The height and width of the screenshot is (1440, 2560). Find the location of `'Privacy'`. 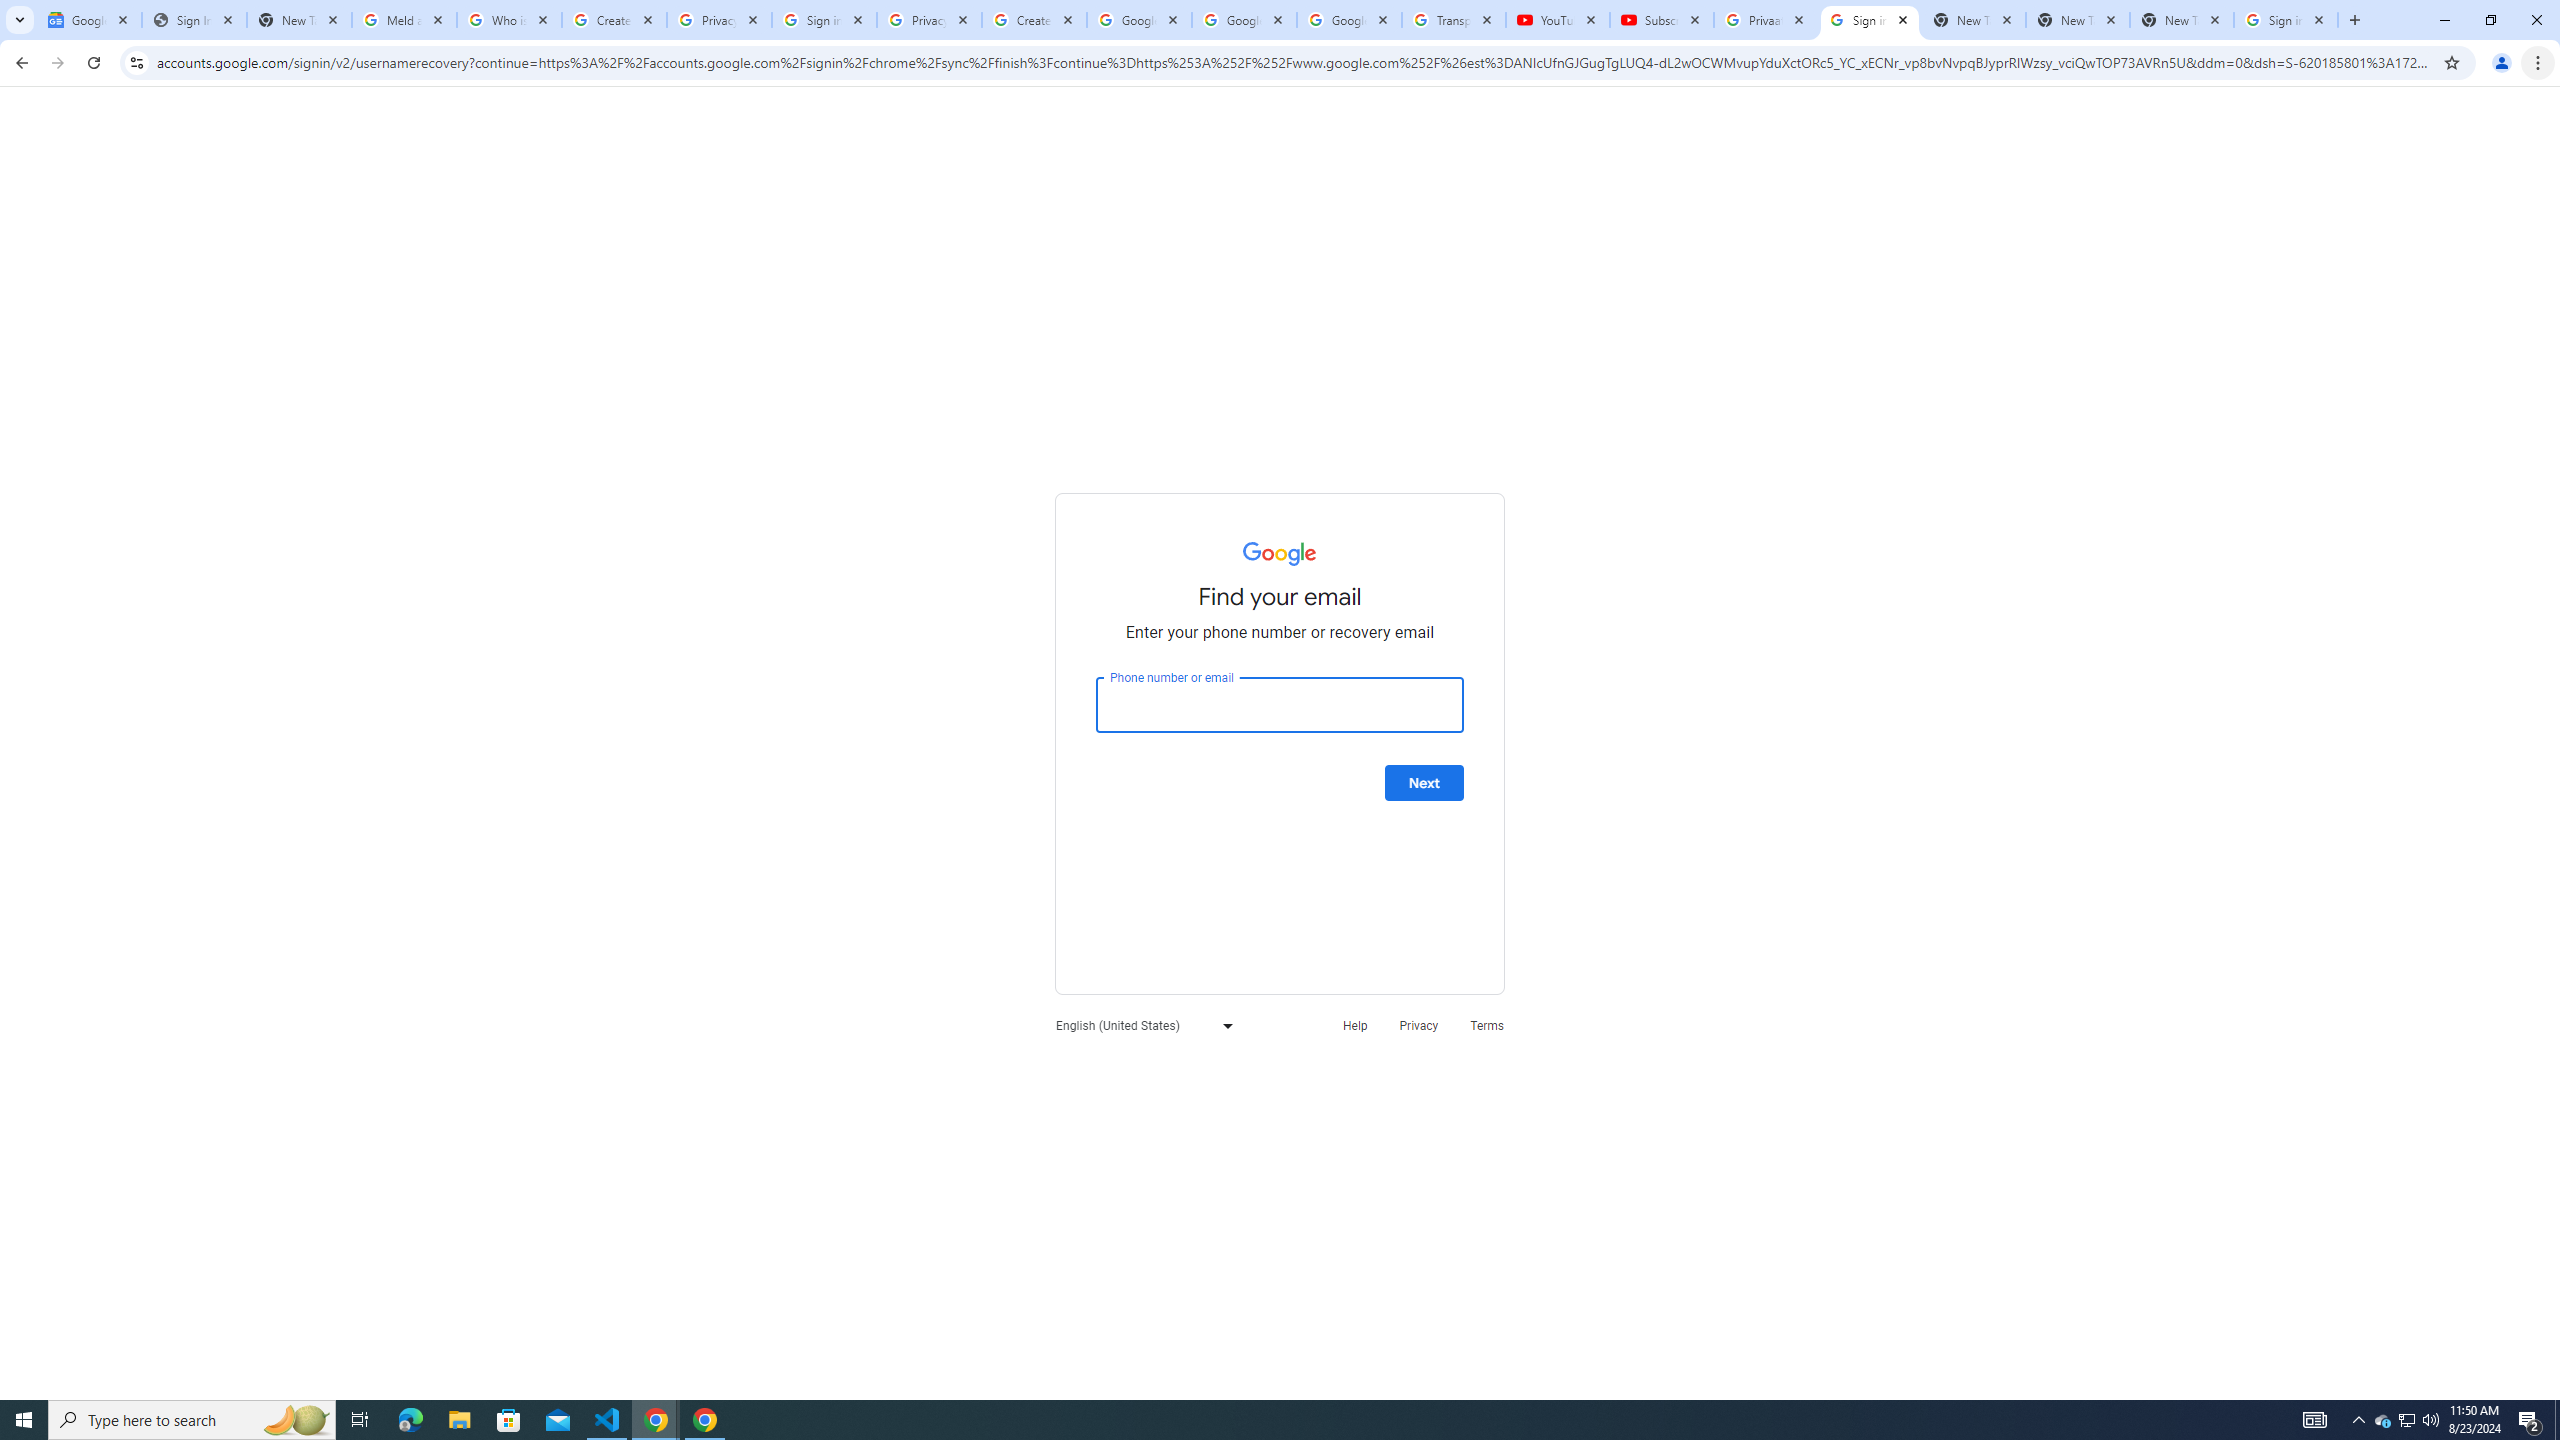

'Privacy' is located at coordinates (1418, 1025).